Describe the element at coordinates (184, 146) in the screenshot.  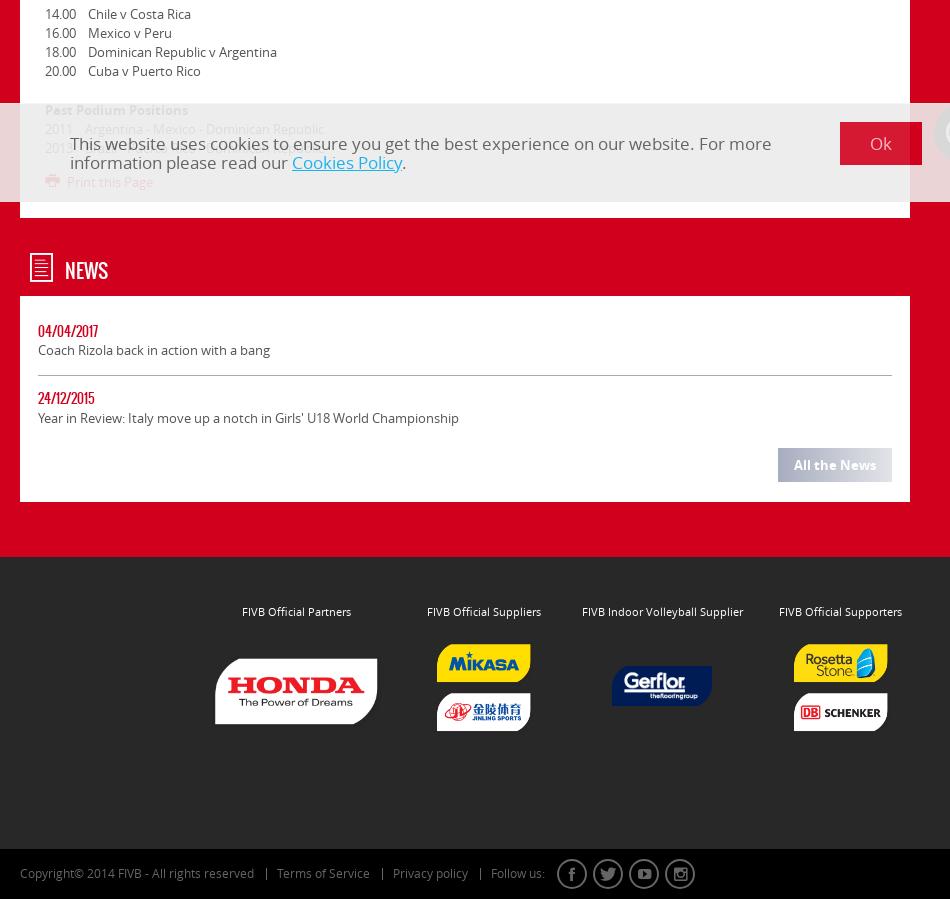
I see `'2013    Brazil - Puerto Rico - Dominican Republic'` at that location.